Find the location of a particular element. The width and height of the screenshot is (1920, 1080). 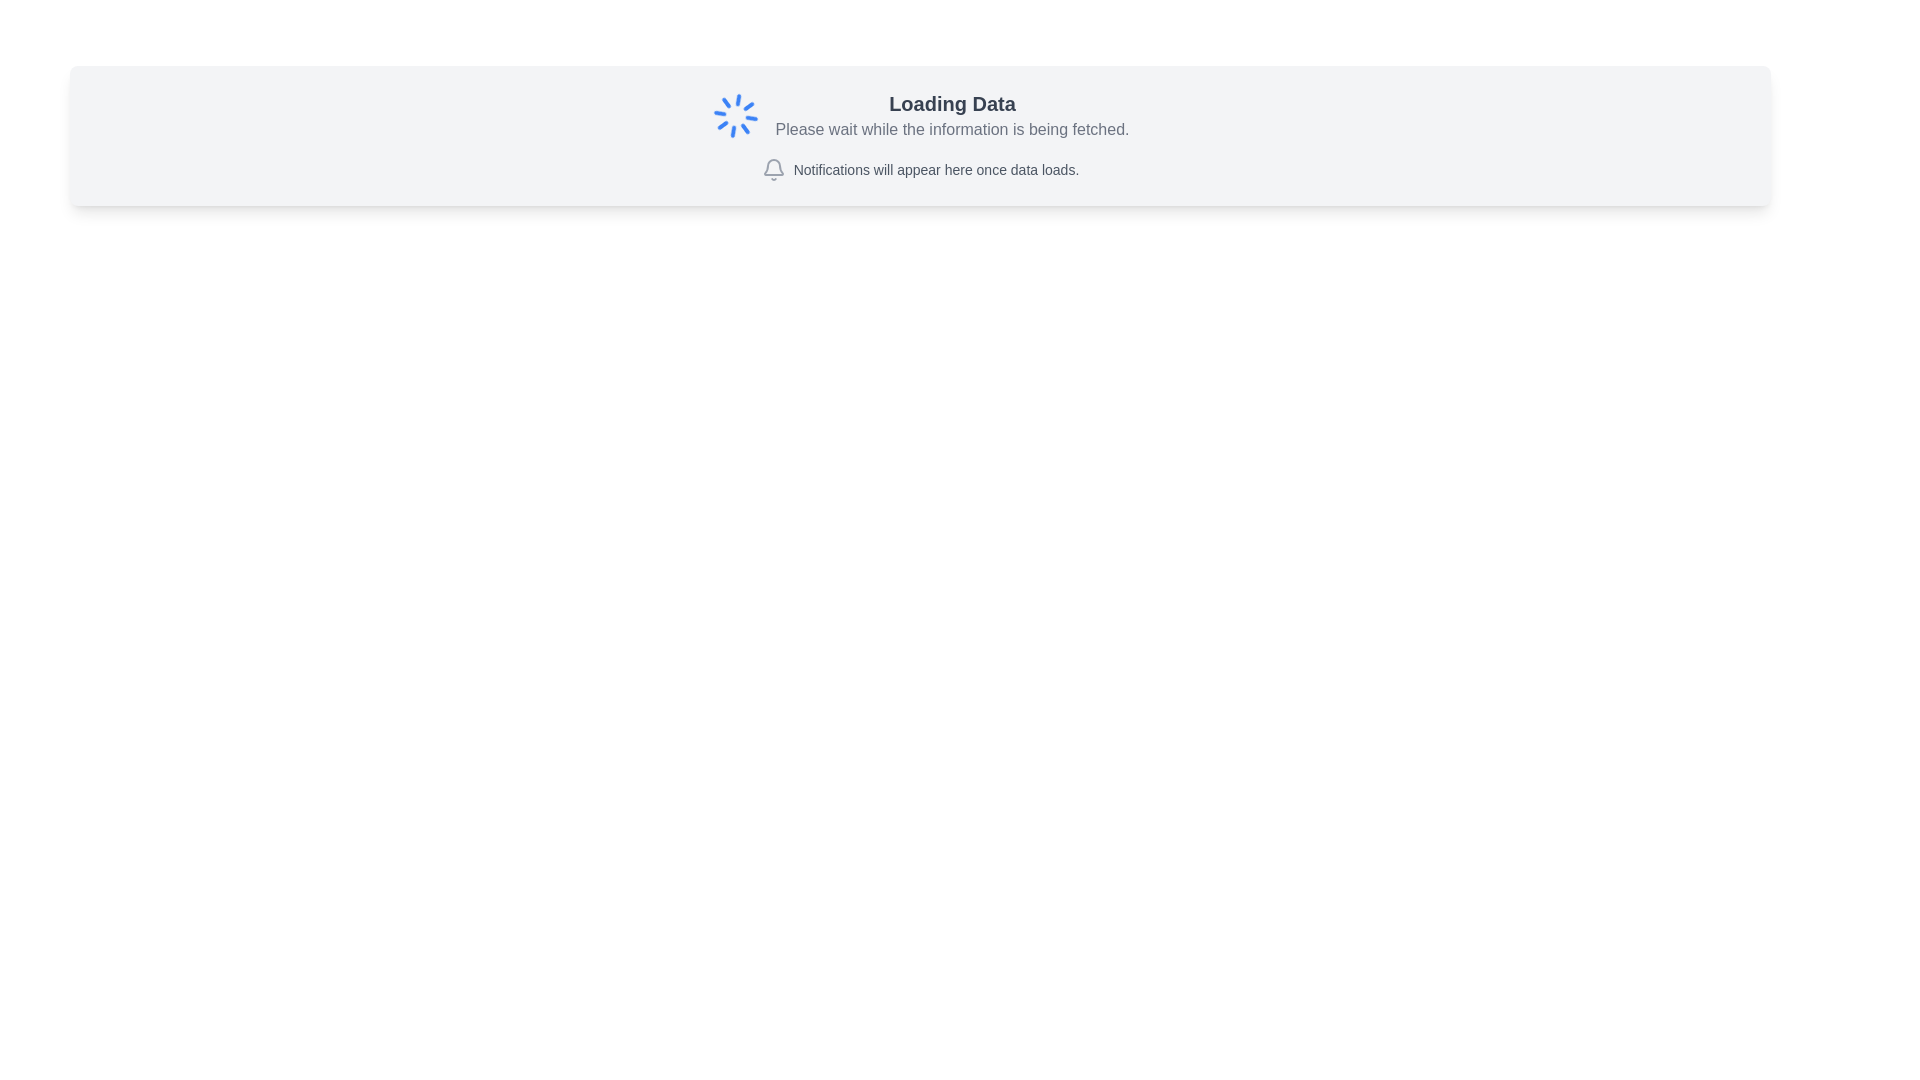

status message displayed in the multi-line text block that says 'Loading Data' and 'Please wait while the information is being fetched.' is located at coordinates (951, 115).